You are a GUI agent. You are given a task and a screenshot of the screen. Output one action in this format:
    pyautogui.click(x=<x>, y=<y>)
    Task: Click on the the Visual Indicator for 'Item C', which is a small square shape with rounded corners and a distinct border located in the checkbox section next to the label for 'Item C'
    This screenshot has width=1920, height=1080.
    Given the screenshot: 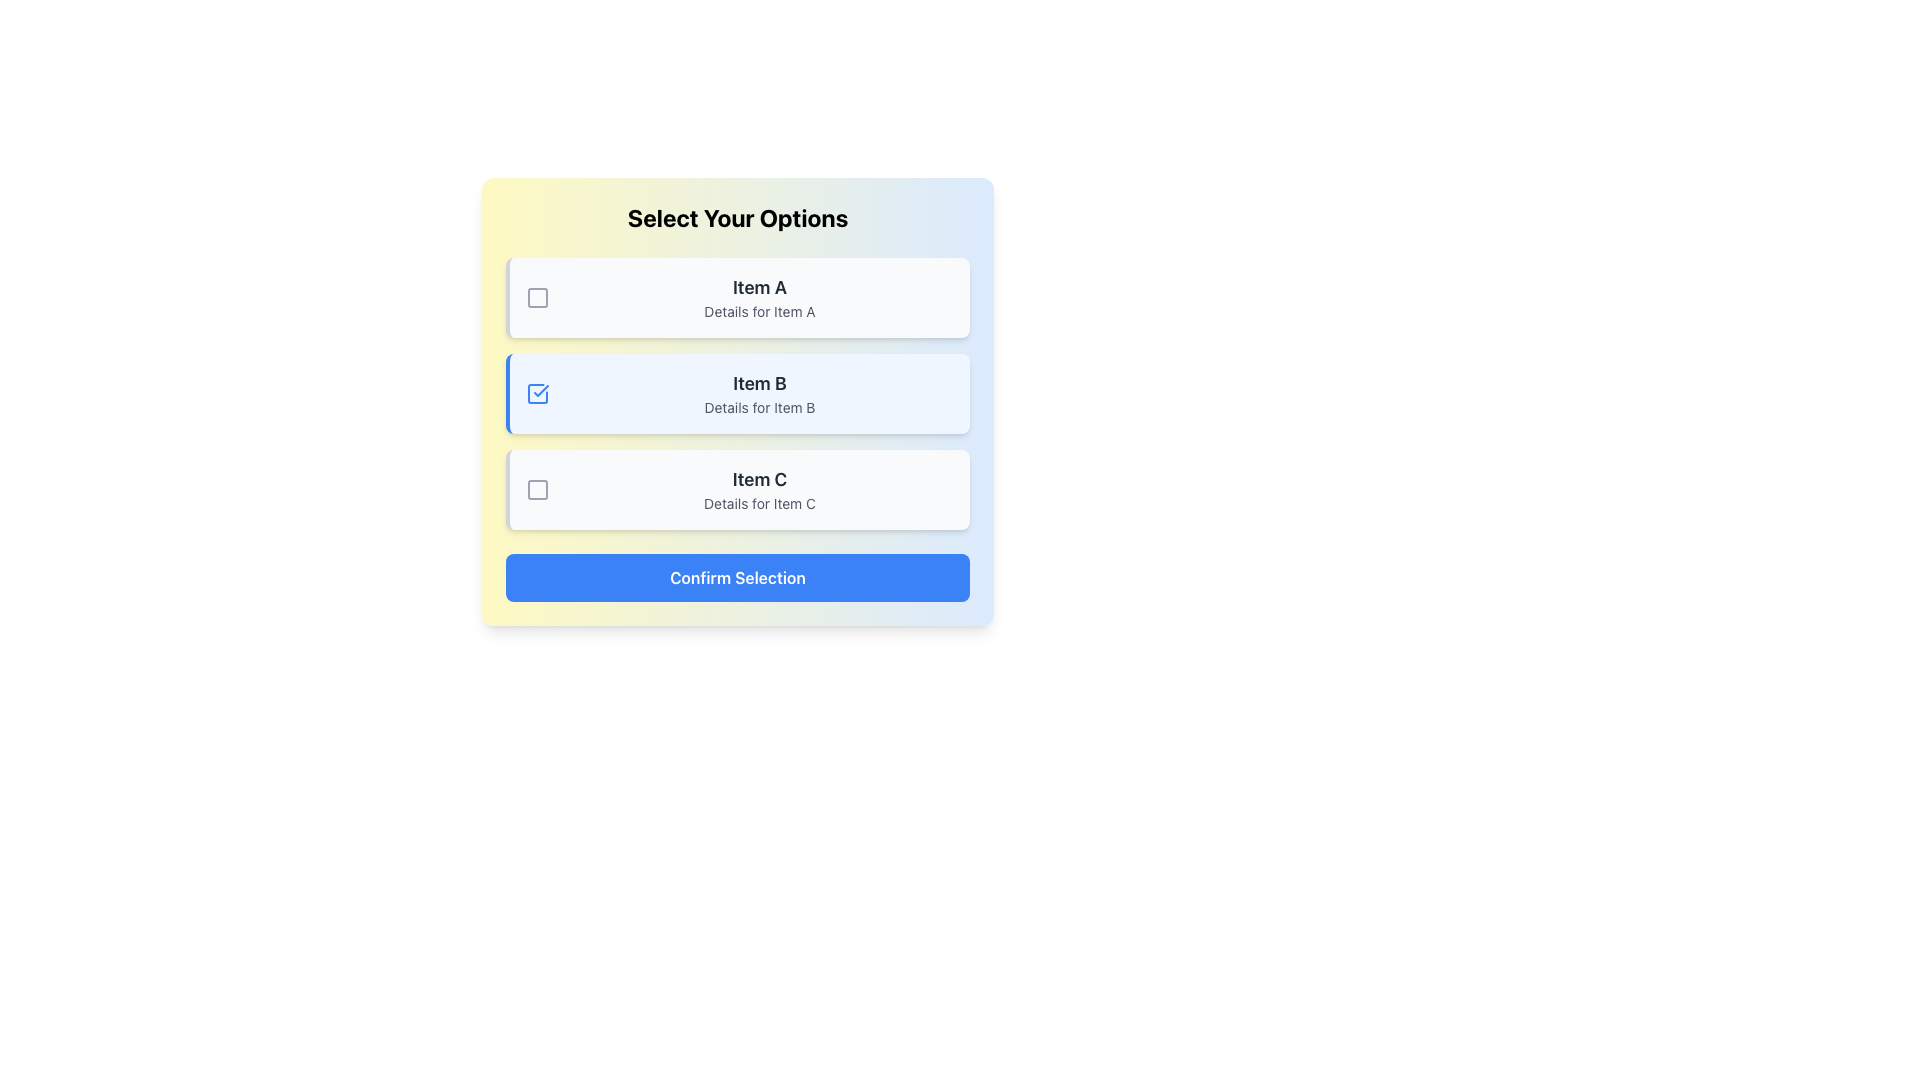 What is the action you would take?
    pyautogui.click(x=537, y=489)
    